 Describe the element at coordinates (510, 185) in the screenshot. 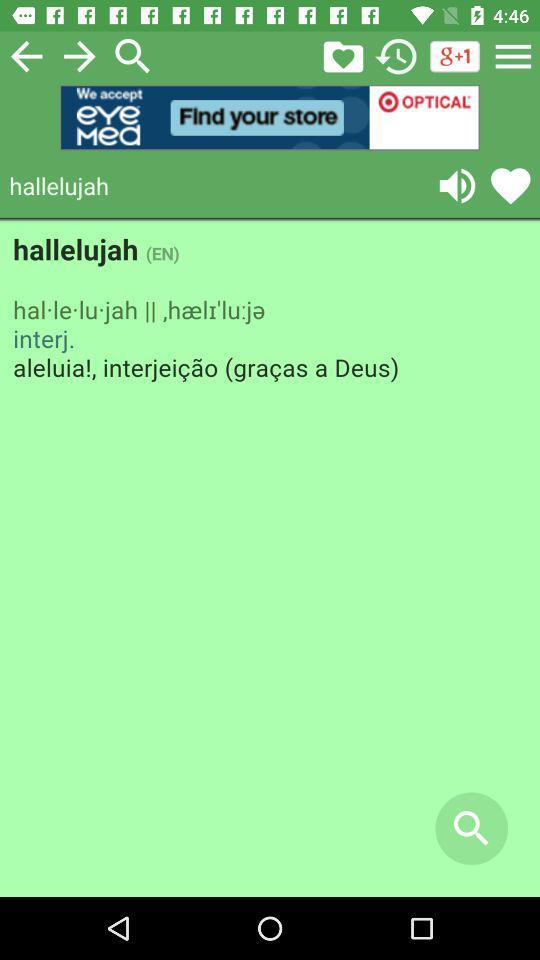

I see `the favorite icon` at that location.